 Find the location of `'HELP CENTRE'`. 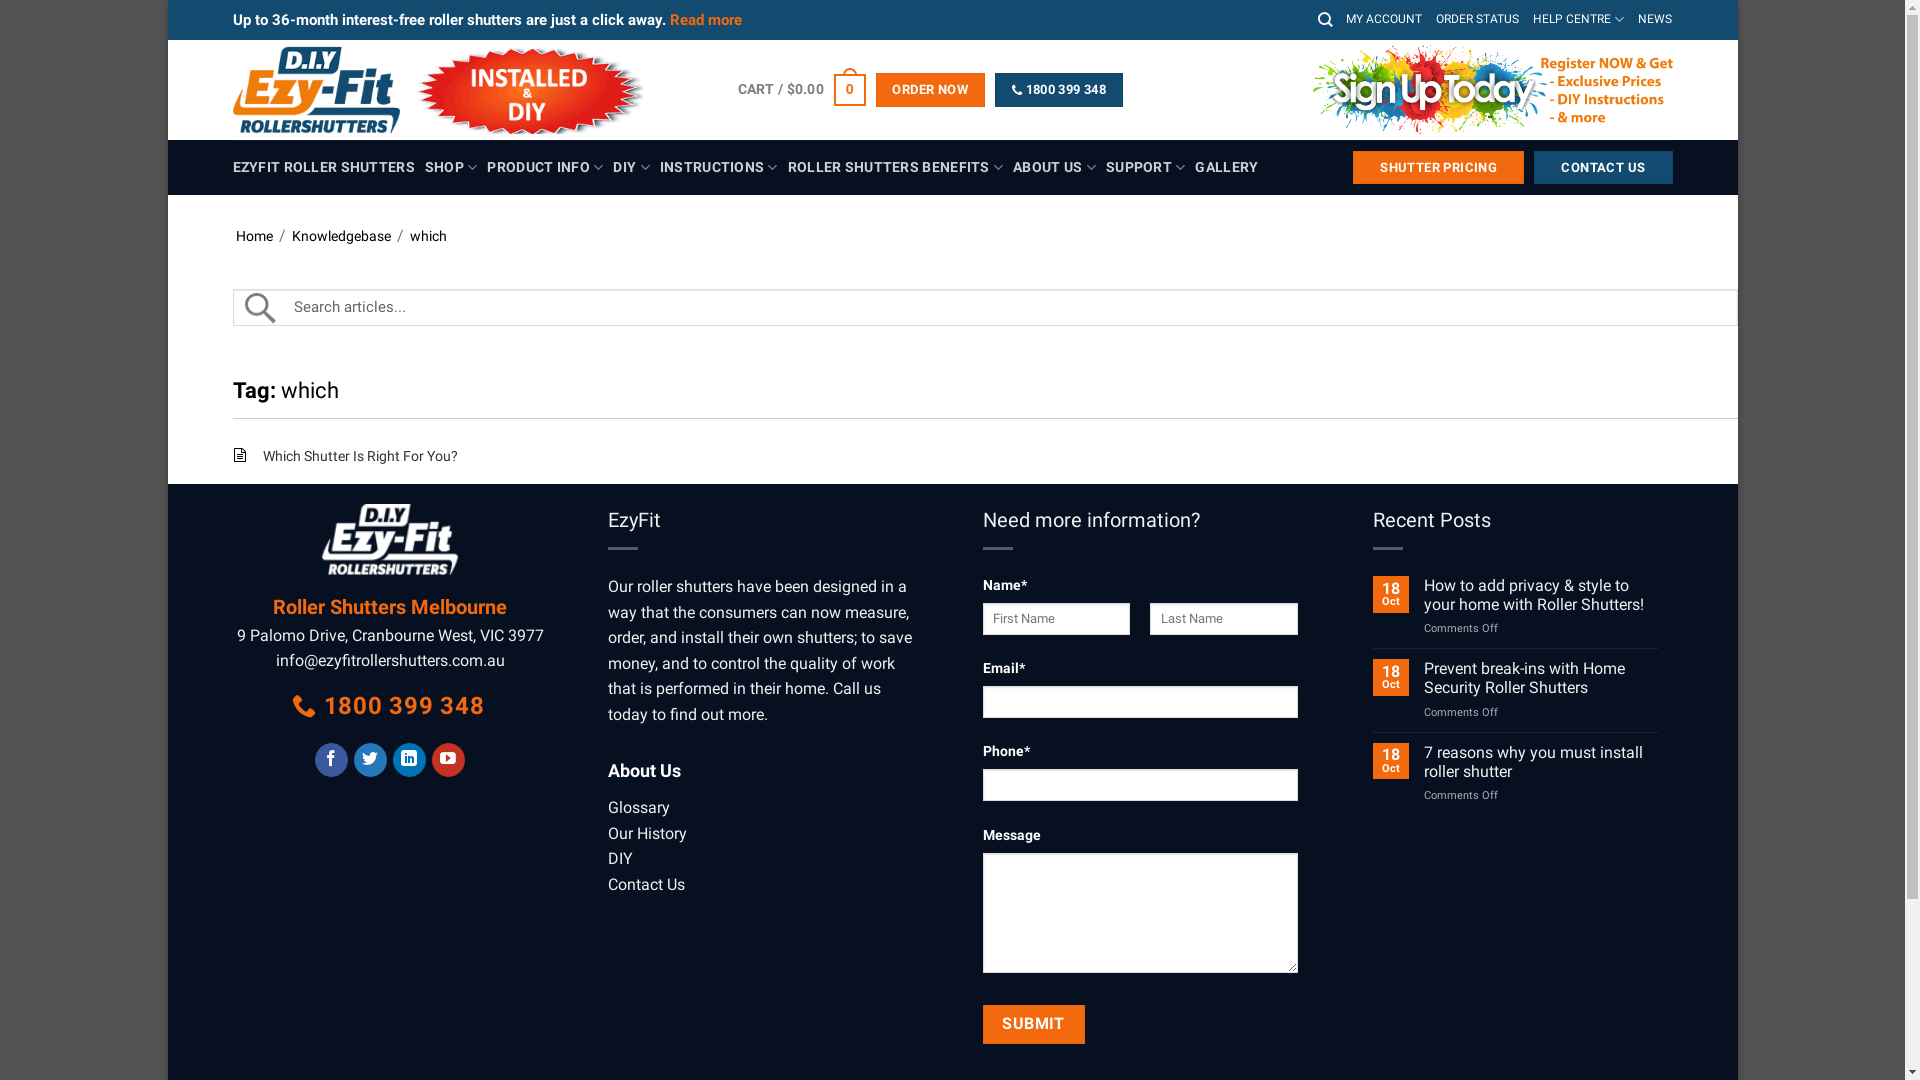

'HELP CENTRE' is located at coordinates (1577, 19).